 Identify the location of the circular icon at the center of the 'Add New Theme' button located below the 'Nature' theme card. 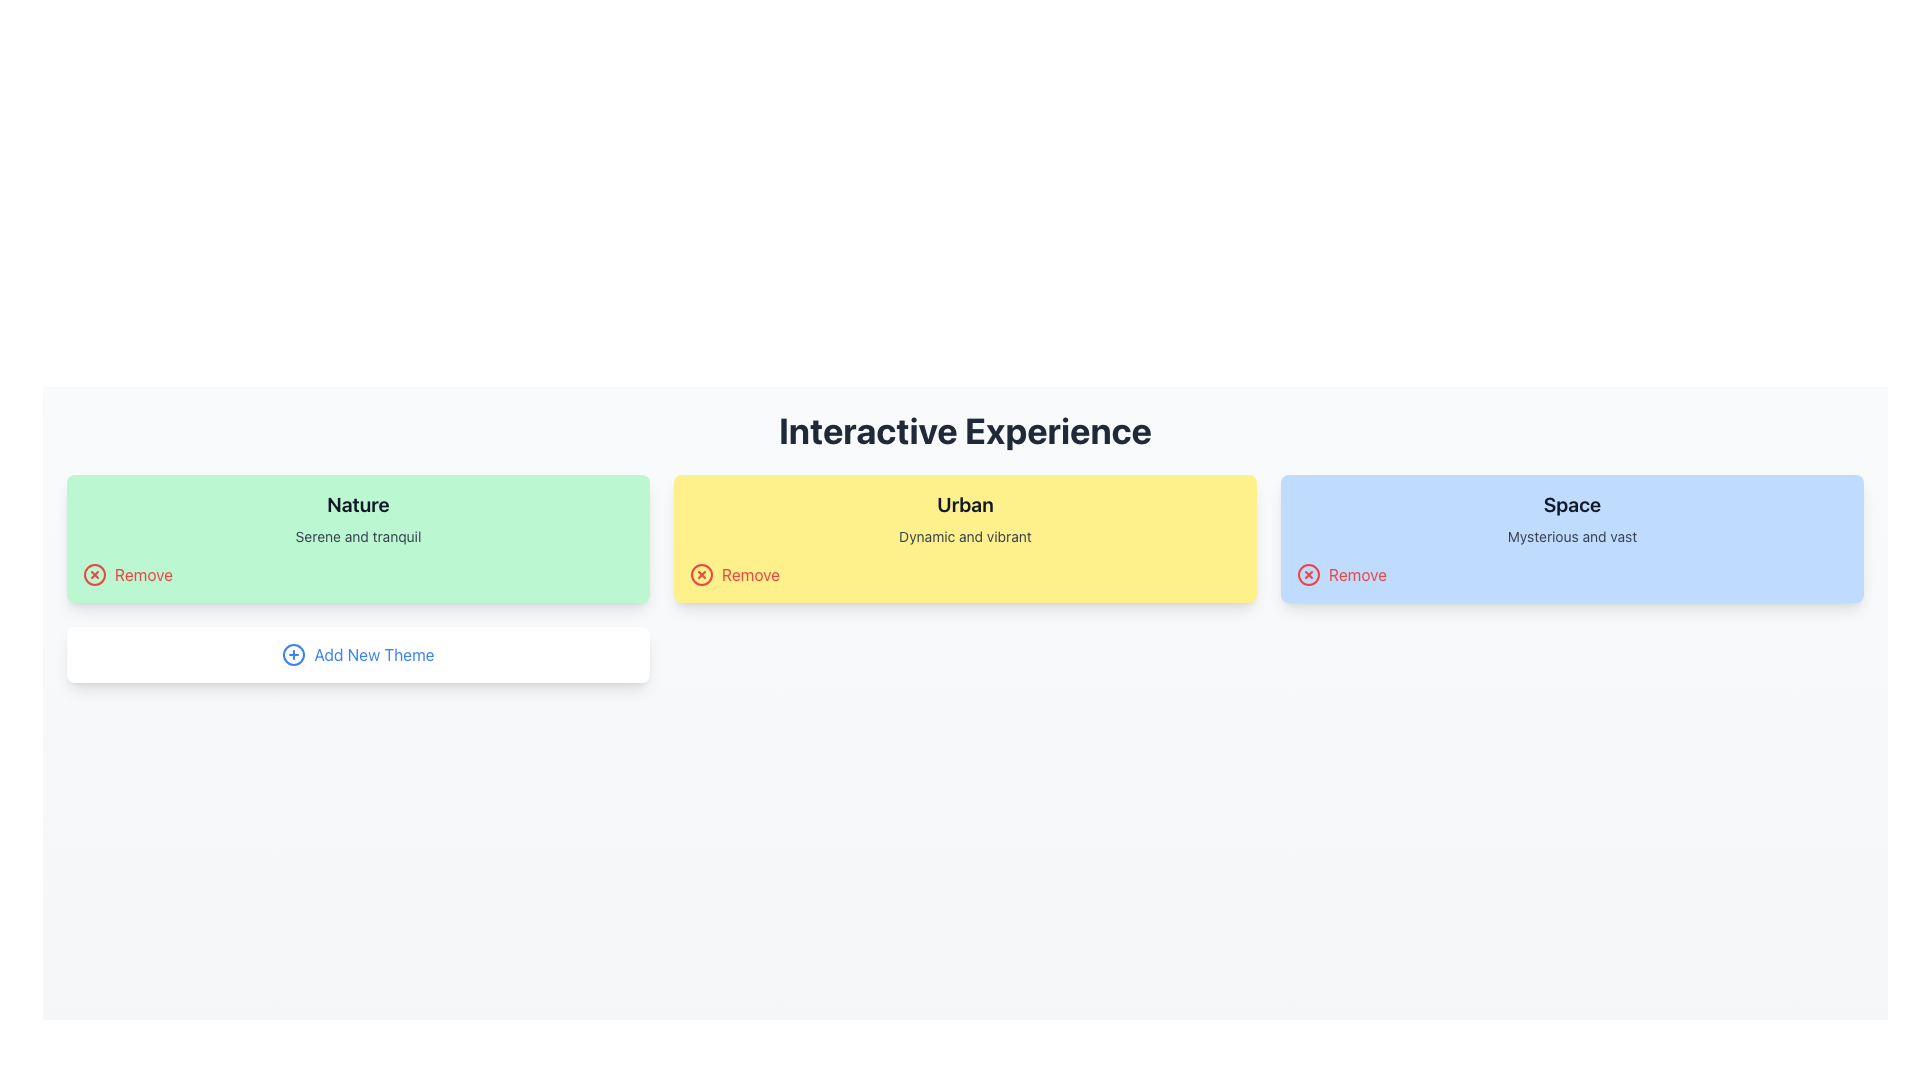
(293, 655).